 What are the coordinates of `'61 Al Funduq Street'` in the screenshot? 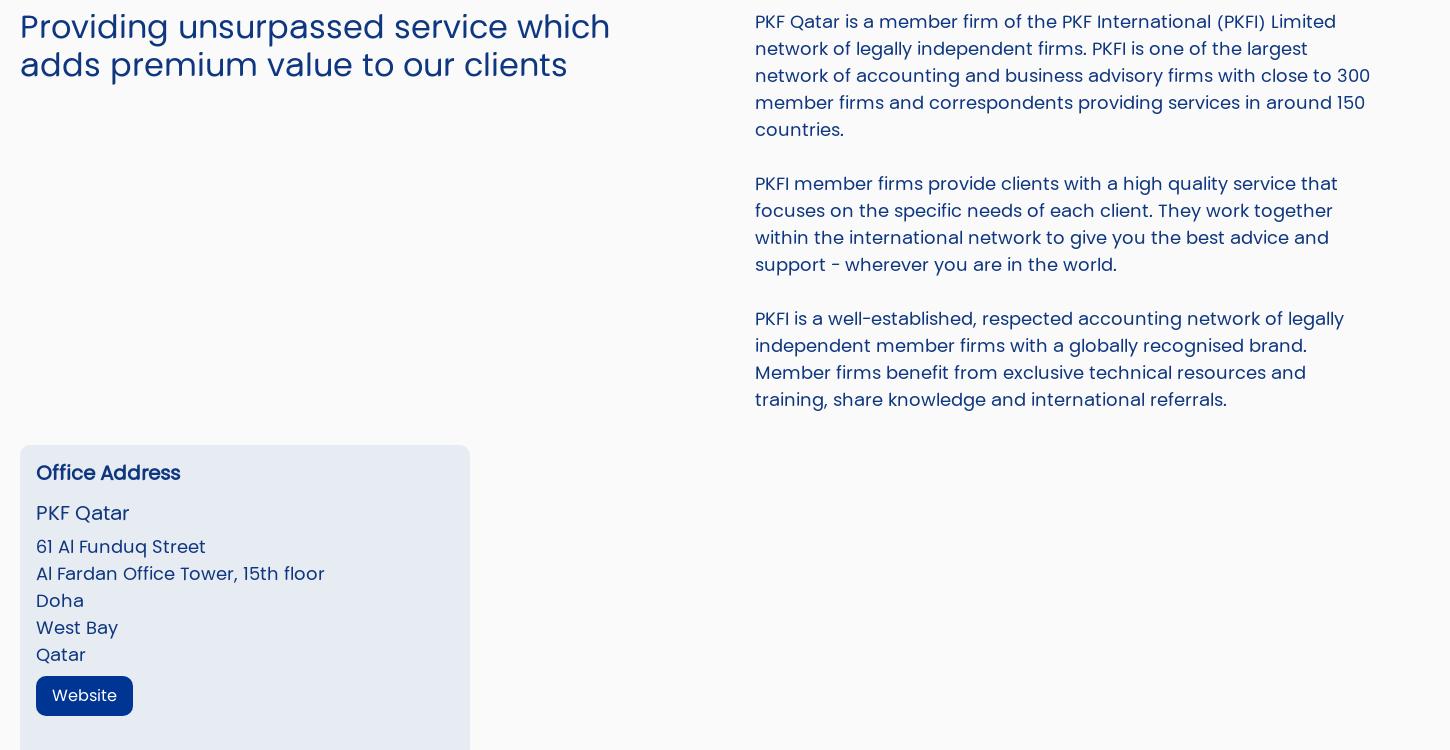 It's located at (120, 545).